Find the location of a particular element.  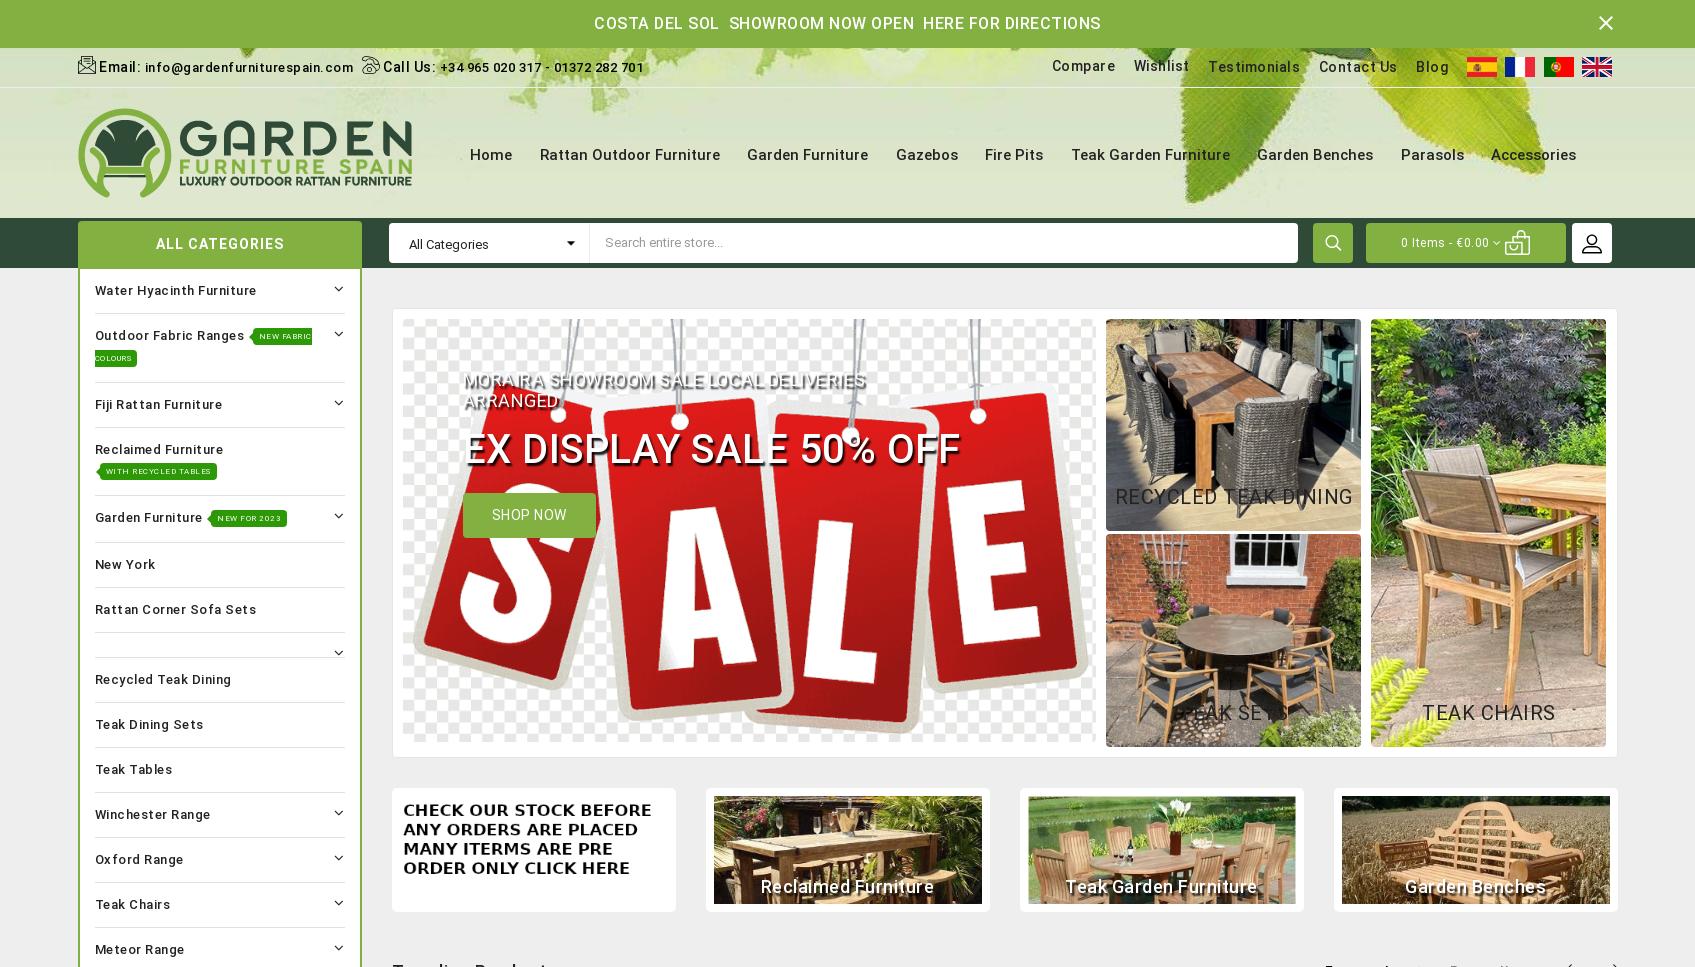

'Water Hyacinth Furniture' is located at coordinates (93, 288).